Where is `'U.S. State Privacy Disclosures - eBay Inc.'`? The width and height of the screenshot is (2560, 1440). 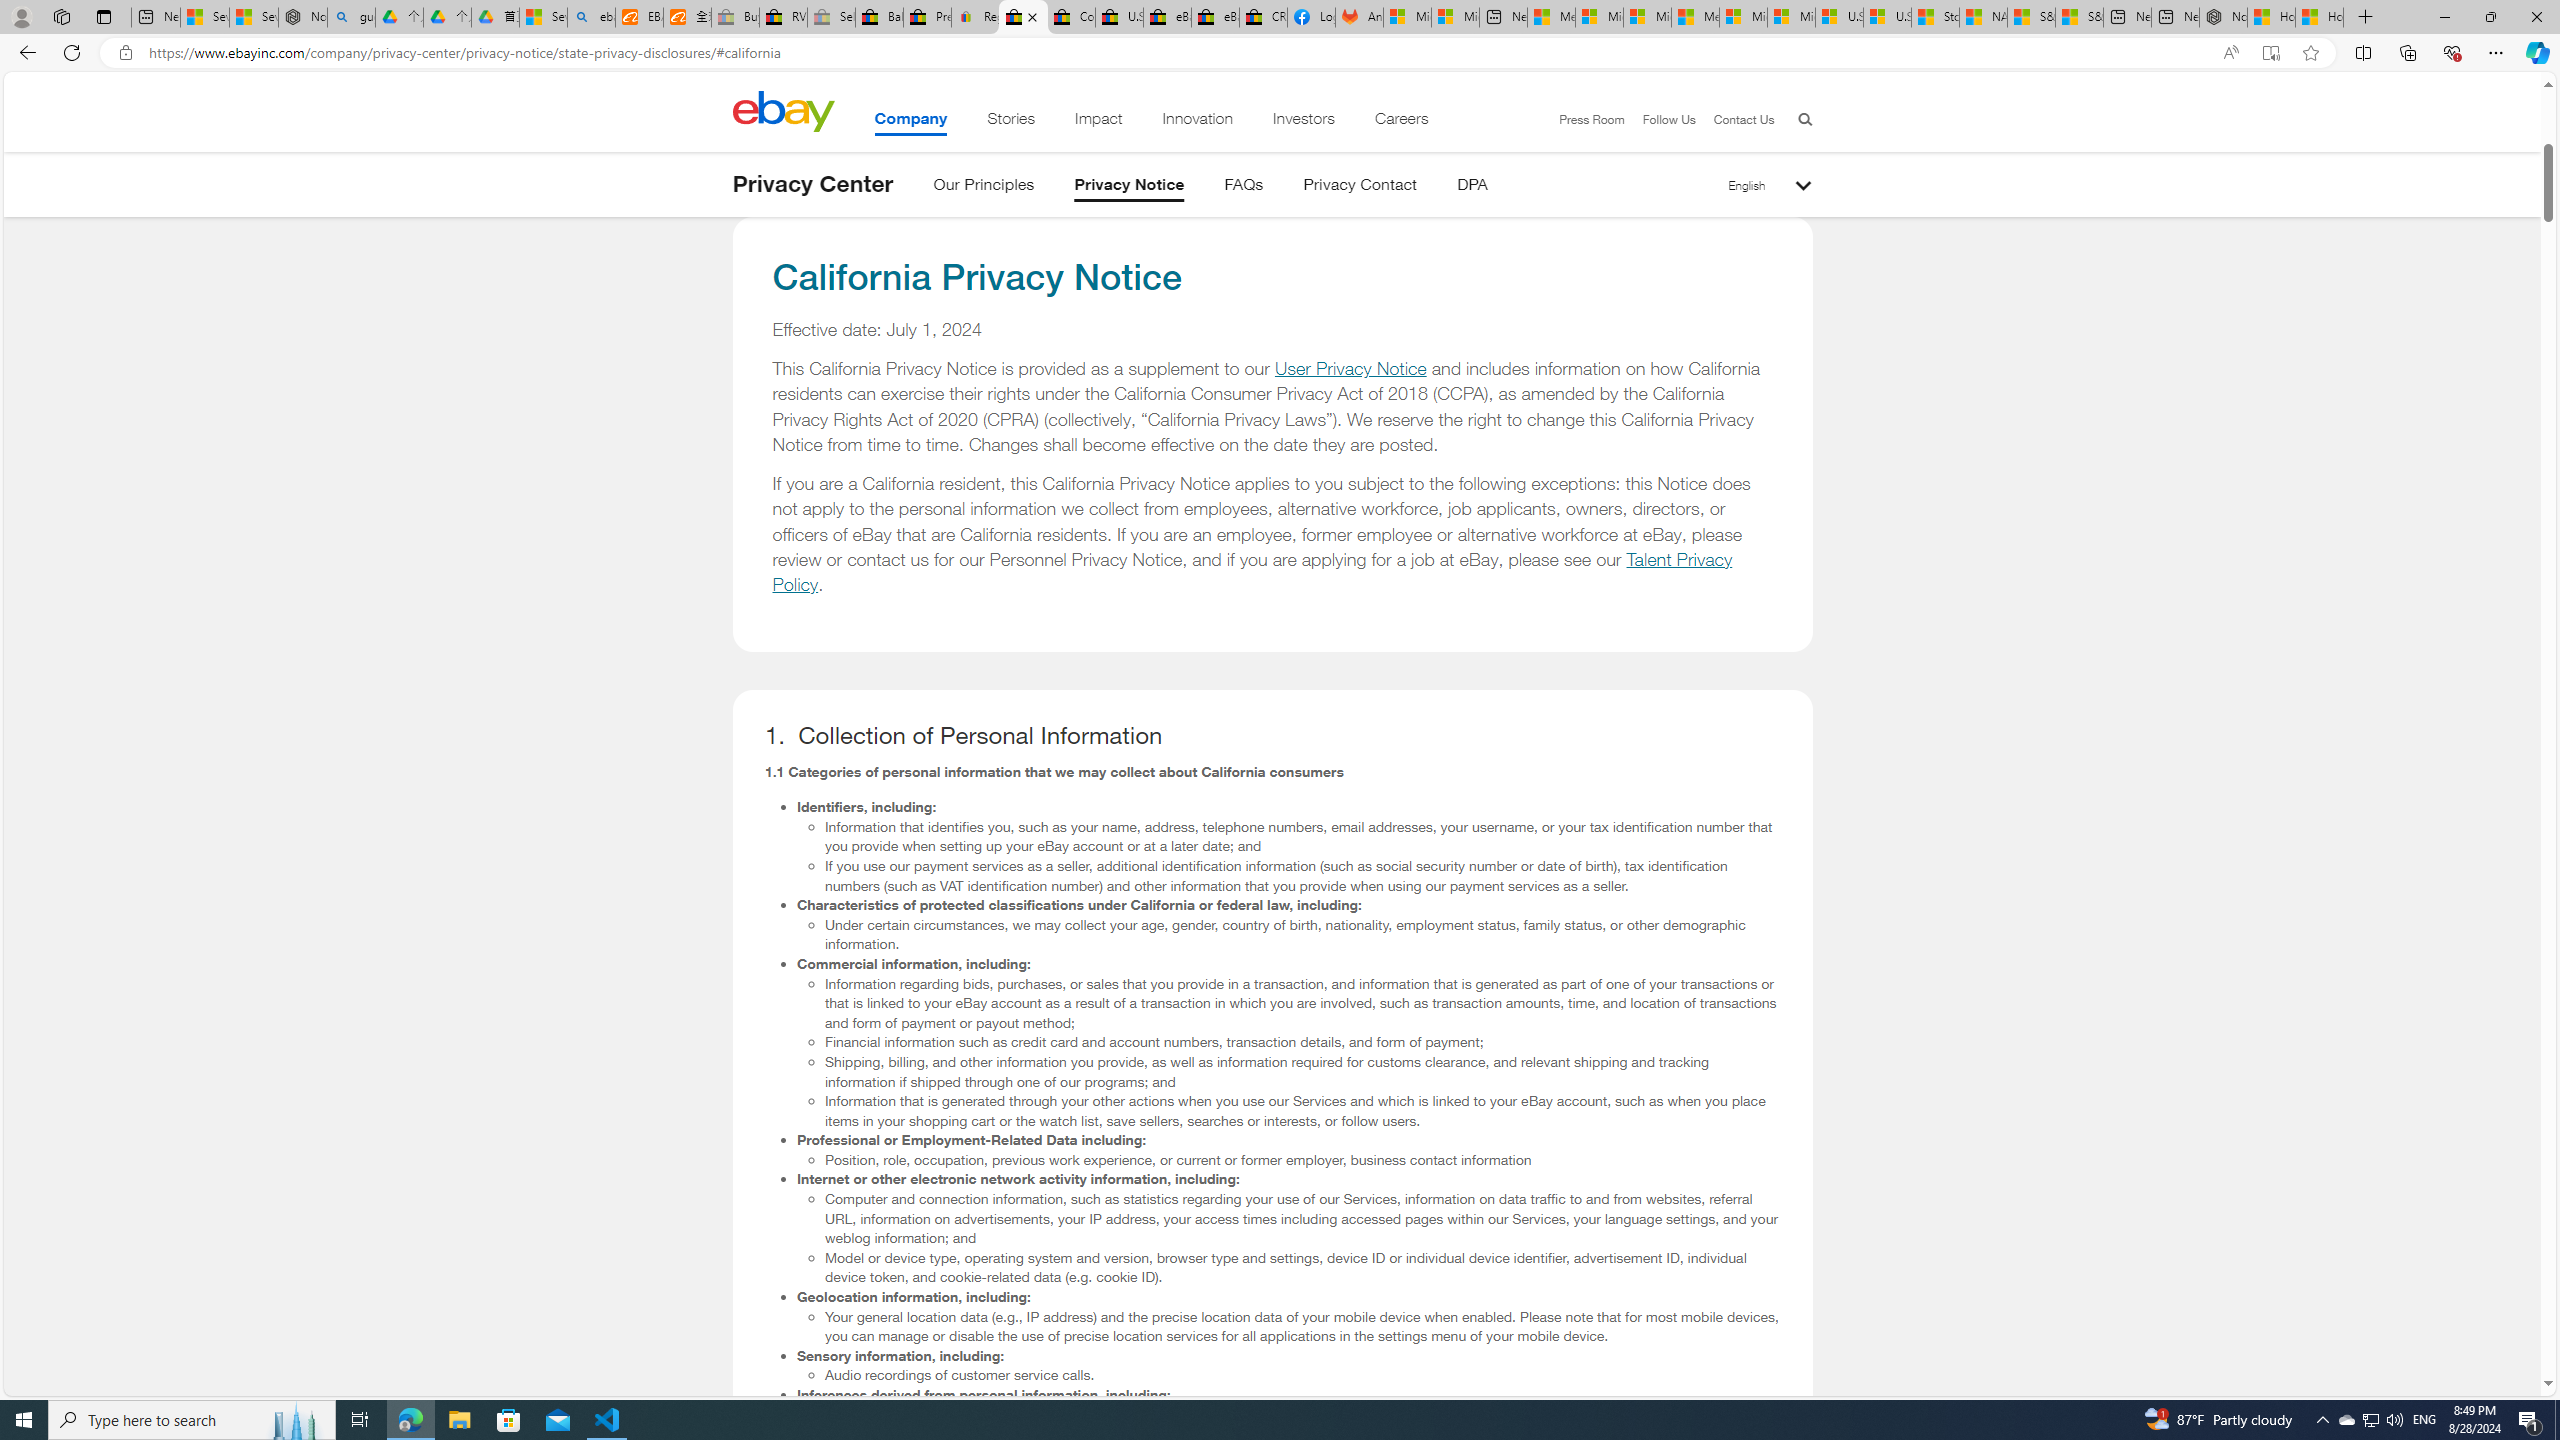
'U.S. State Privacy Disclosures - eBay Inc.' is located at coordinates (1120, 16).